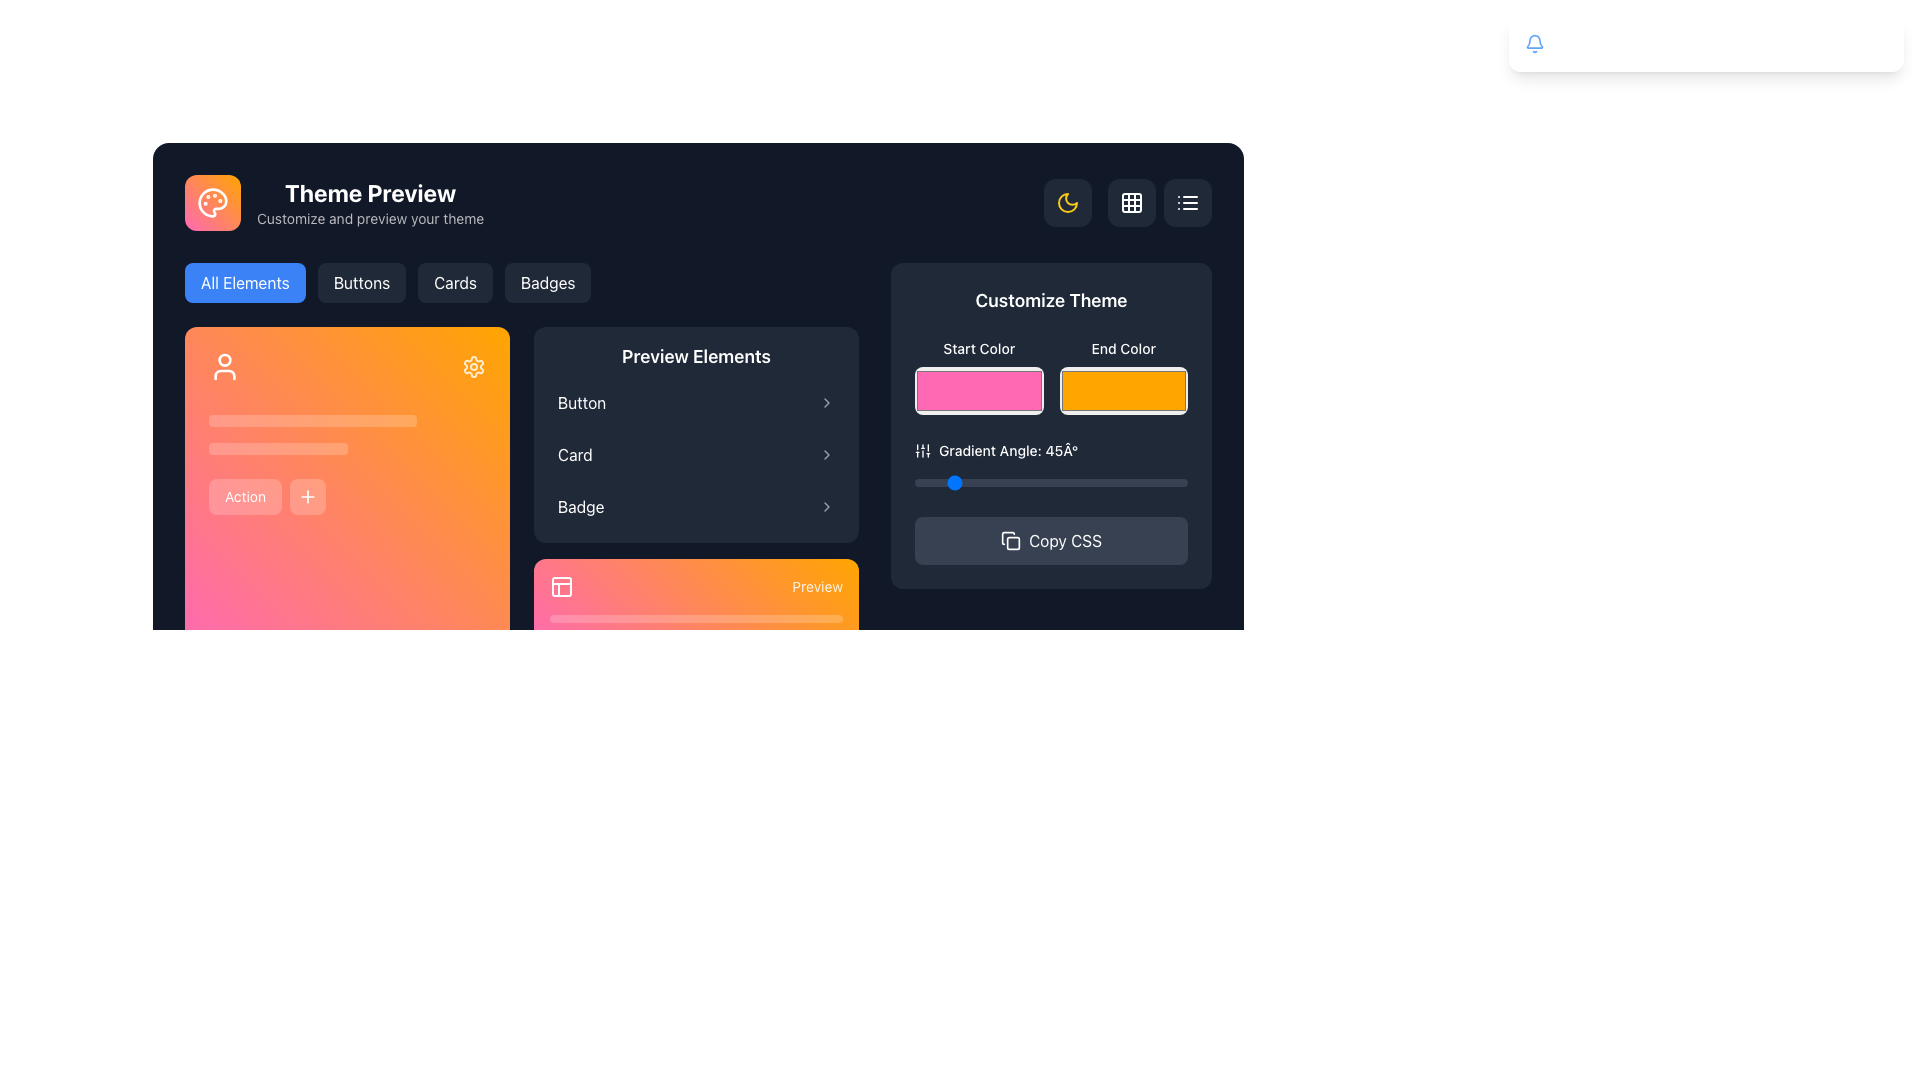  I want to click on the orange color-picker input box labeled 'End Color', so click(1123, 390).